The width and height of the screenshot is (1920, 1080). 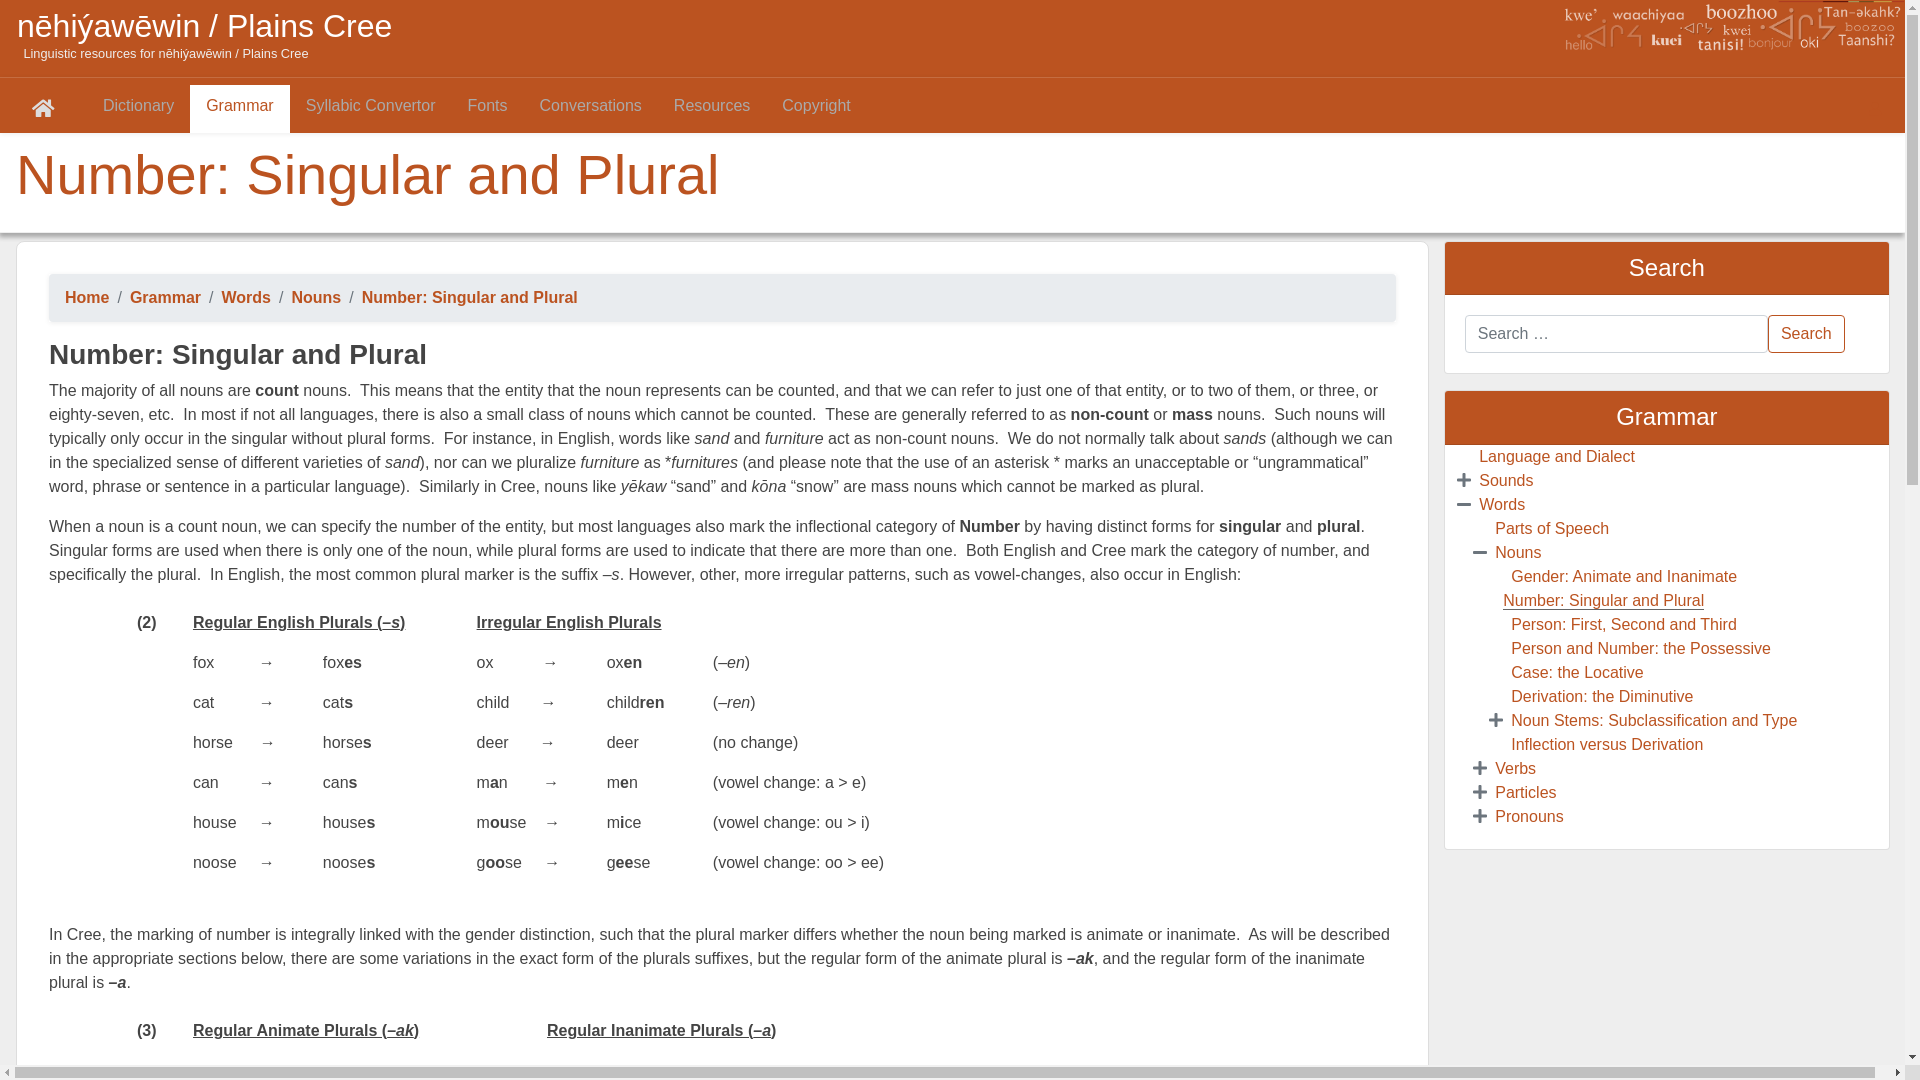 What do you see at coordinates (1524, 791) in the screenshot?
I see `'Particles'` at bounding box center [1524, 791].